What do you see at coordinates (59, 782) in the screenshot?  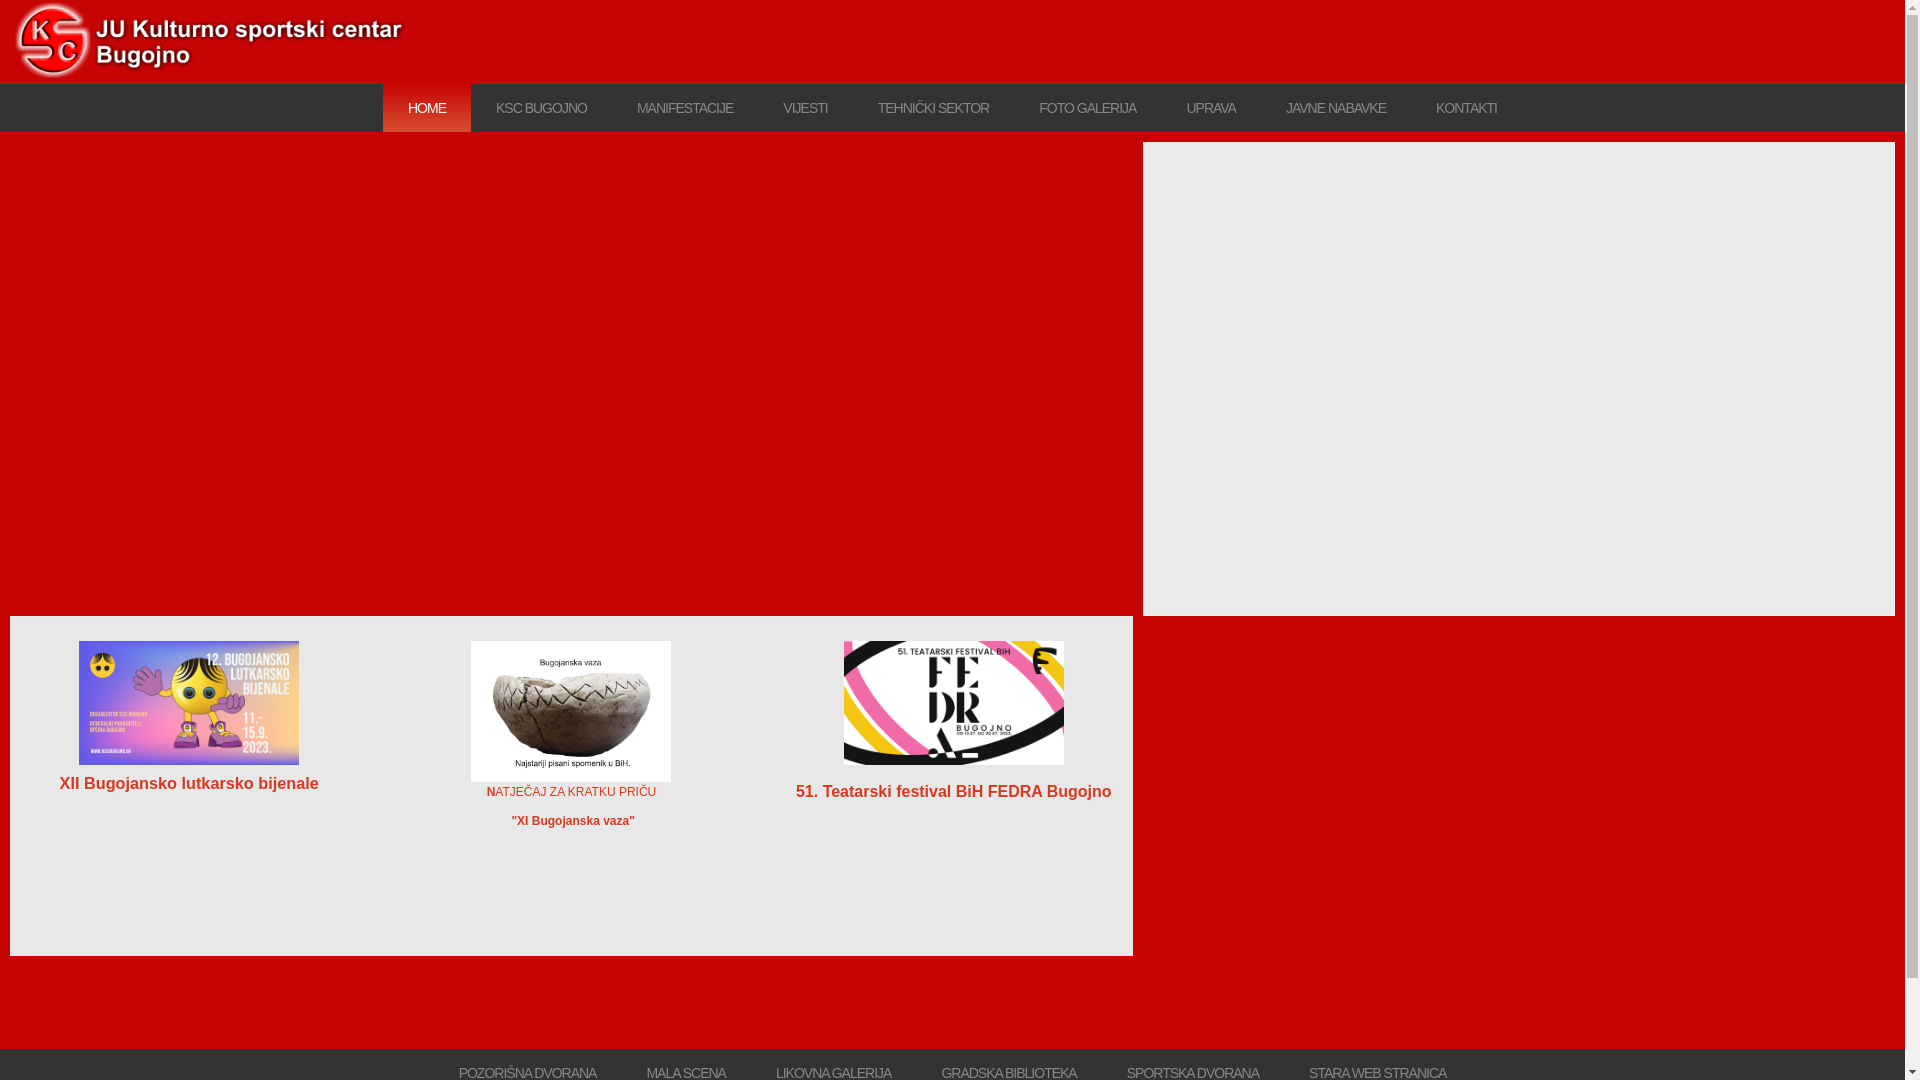 I see `'XII Bugojansko lutkarsko bijenale'` at bounding box center [59, 782].